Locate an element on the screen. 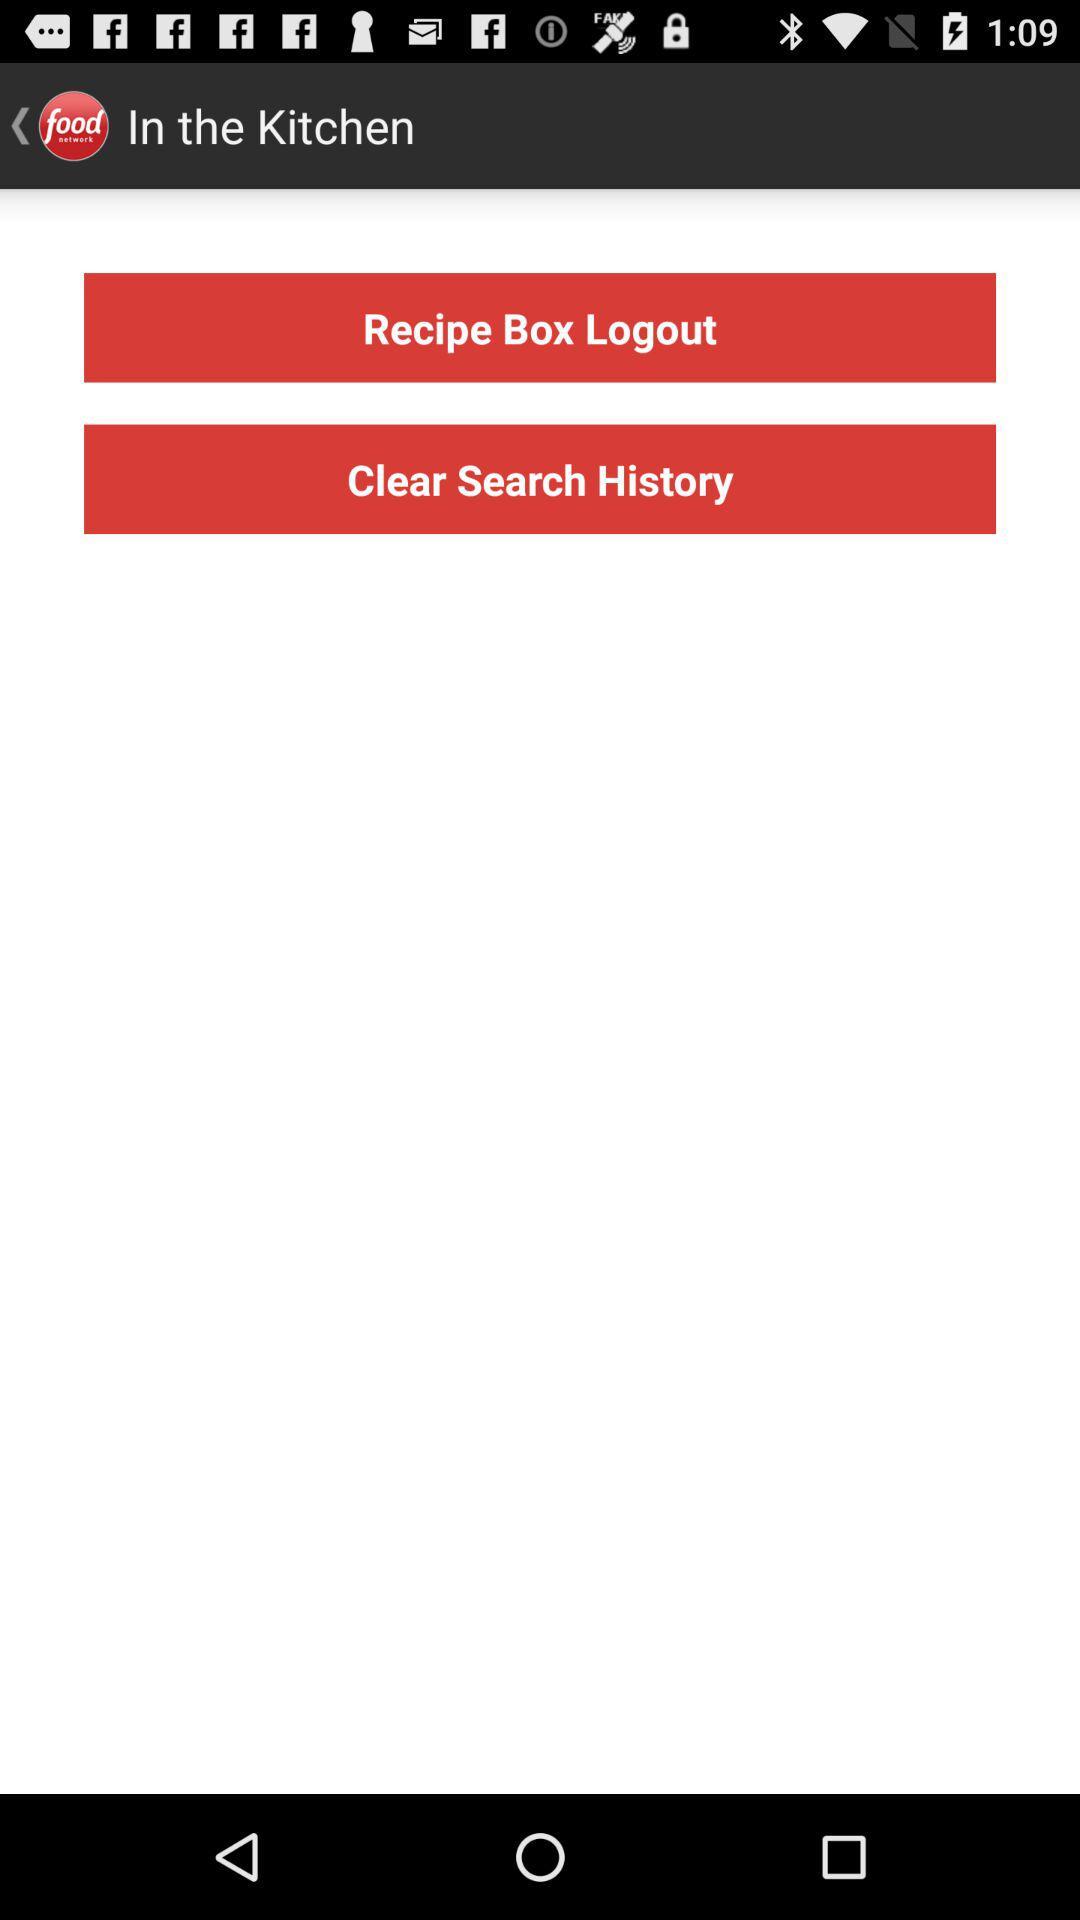  icon below the recipe box logout icon is located at coordinates (540, 478).